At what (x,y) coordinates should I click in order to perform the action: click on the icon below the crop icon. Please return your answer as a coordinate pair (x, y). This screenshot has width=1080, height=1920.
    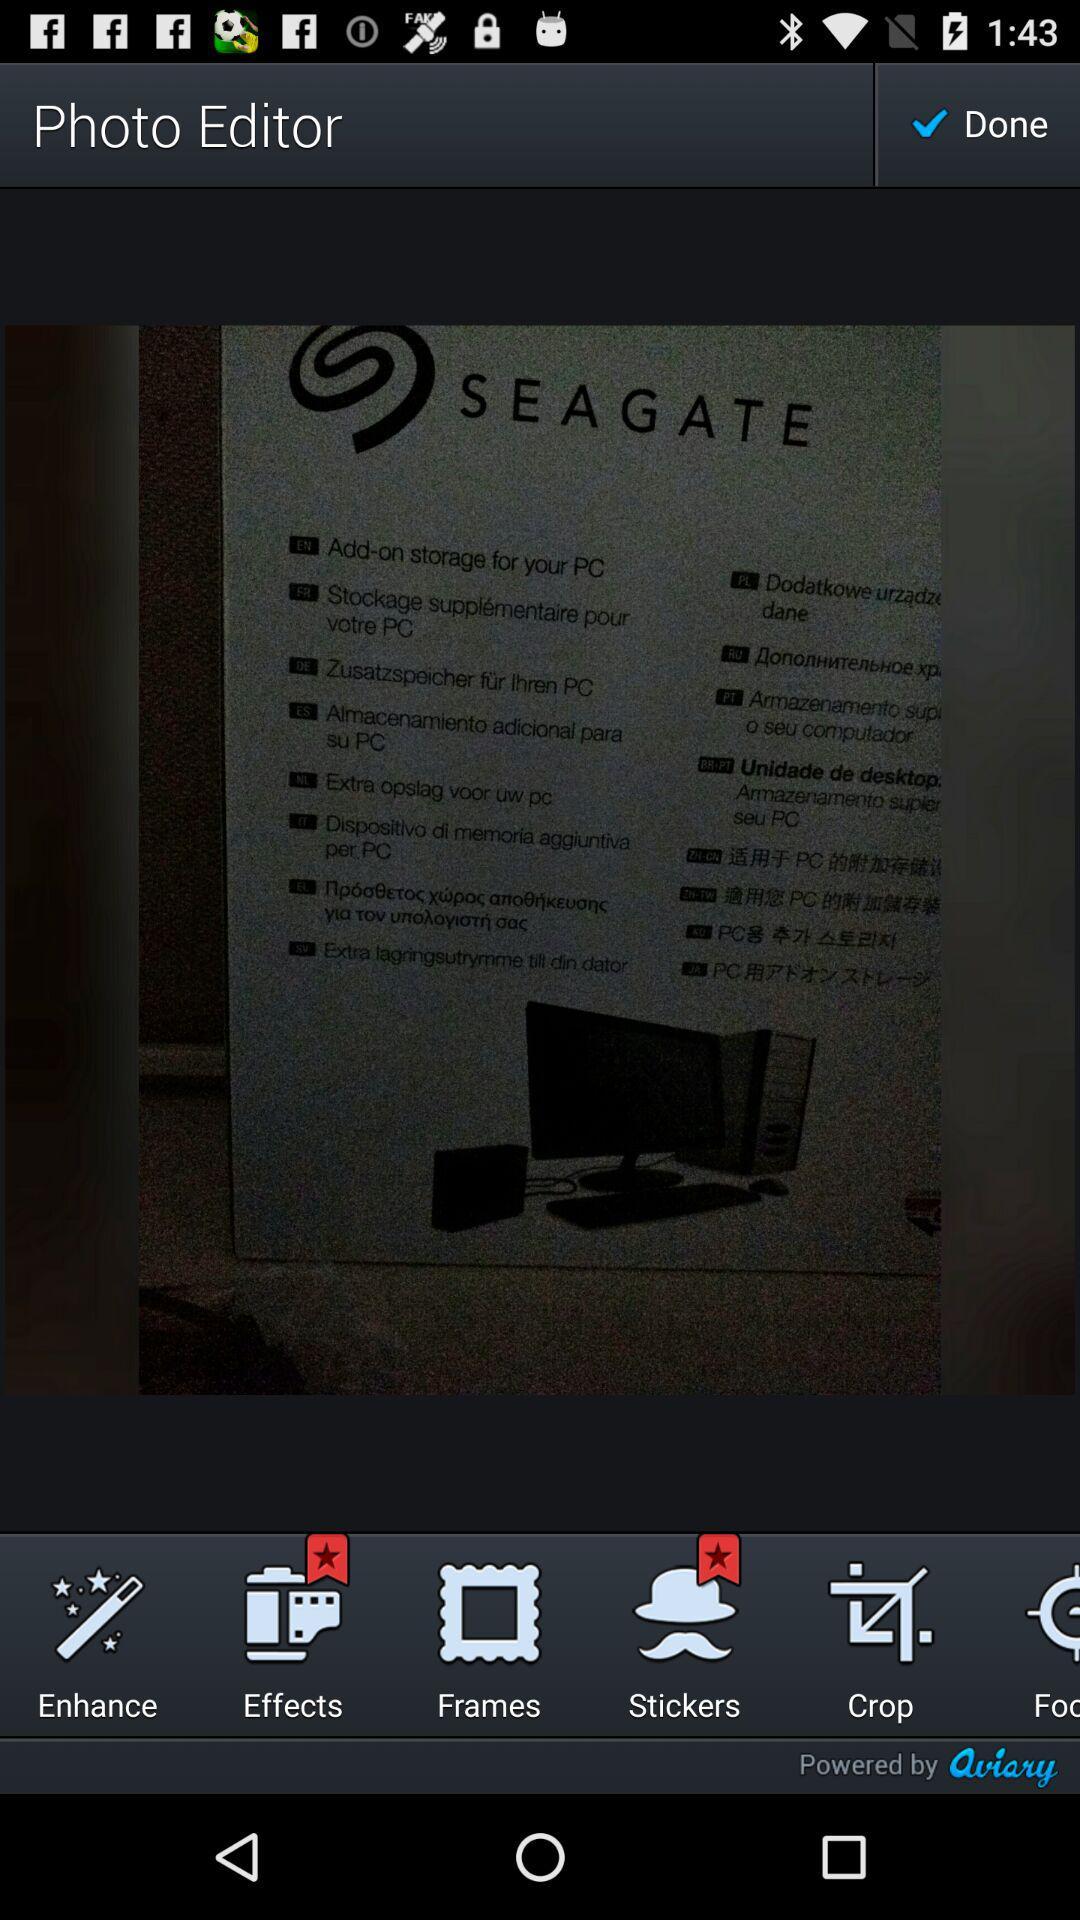
    Looking at the image, I should click on (928, 1767).